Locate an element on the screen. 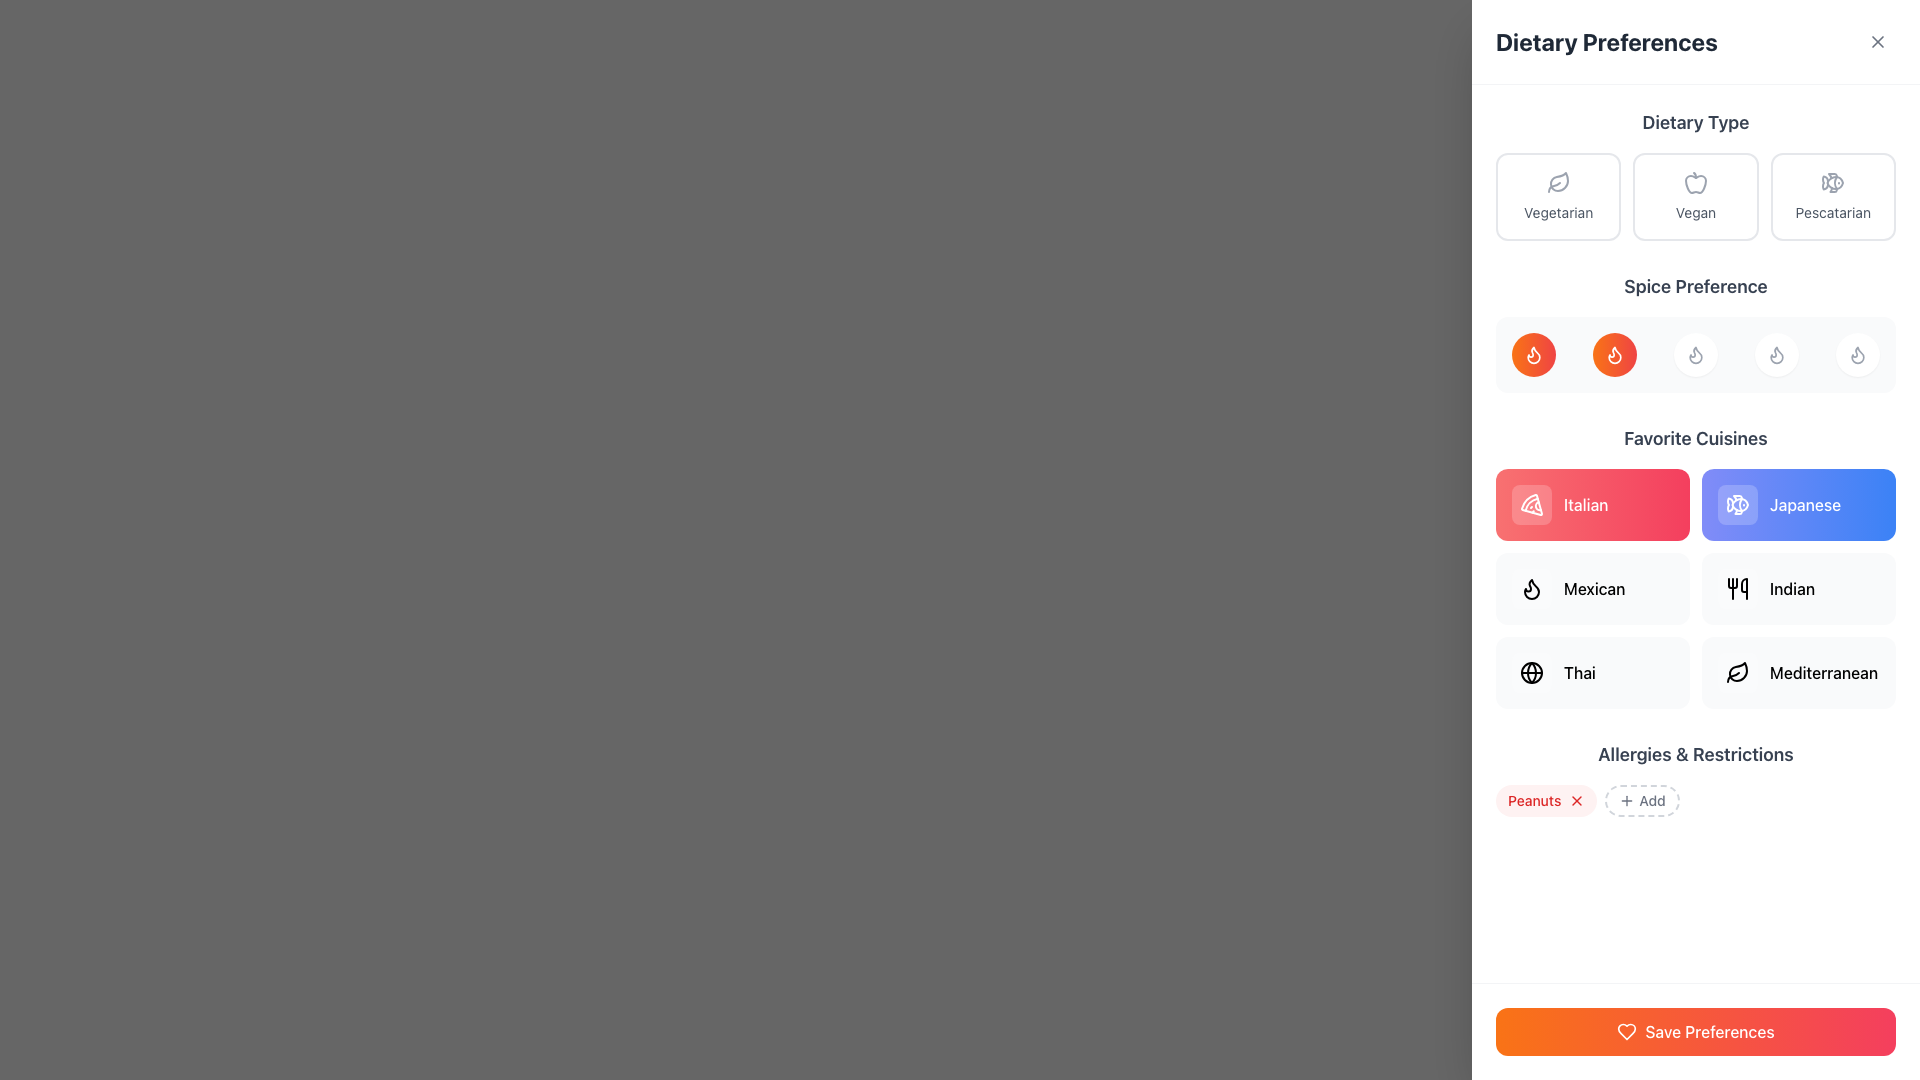 The height and width of the screenshot is (1080, 1920). the 'Thai' cuisine icon located in the 'Favorite Cuisines' section on the right panel, positioned at the top-left of the row containing the text 'Thai' is located at coordinates (1530, 672).